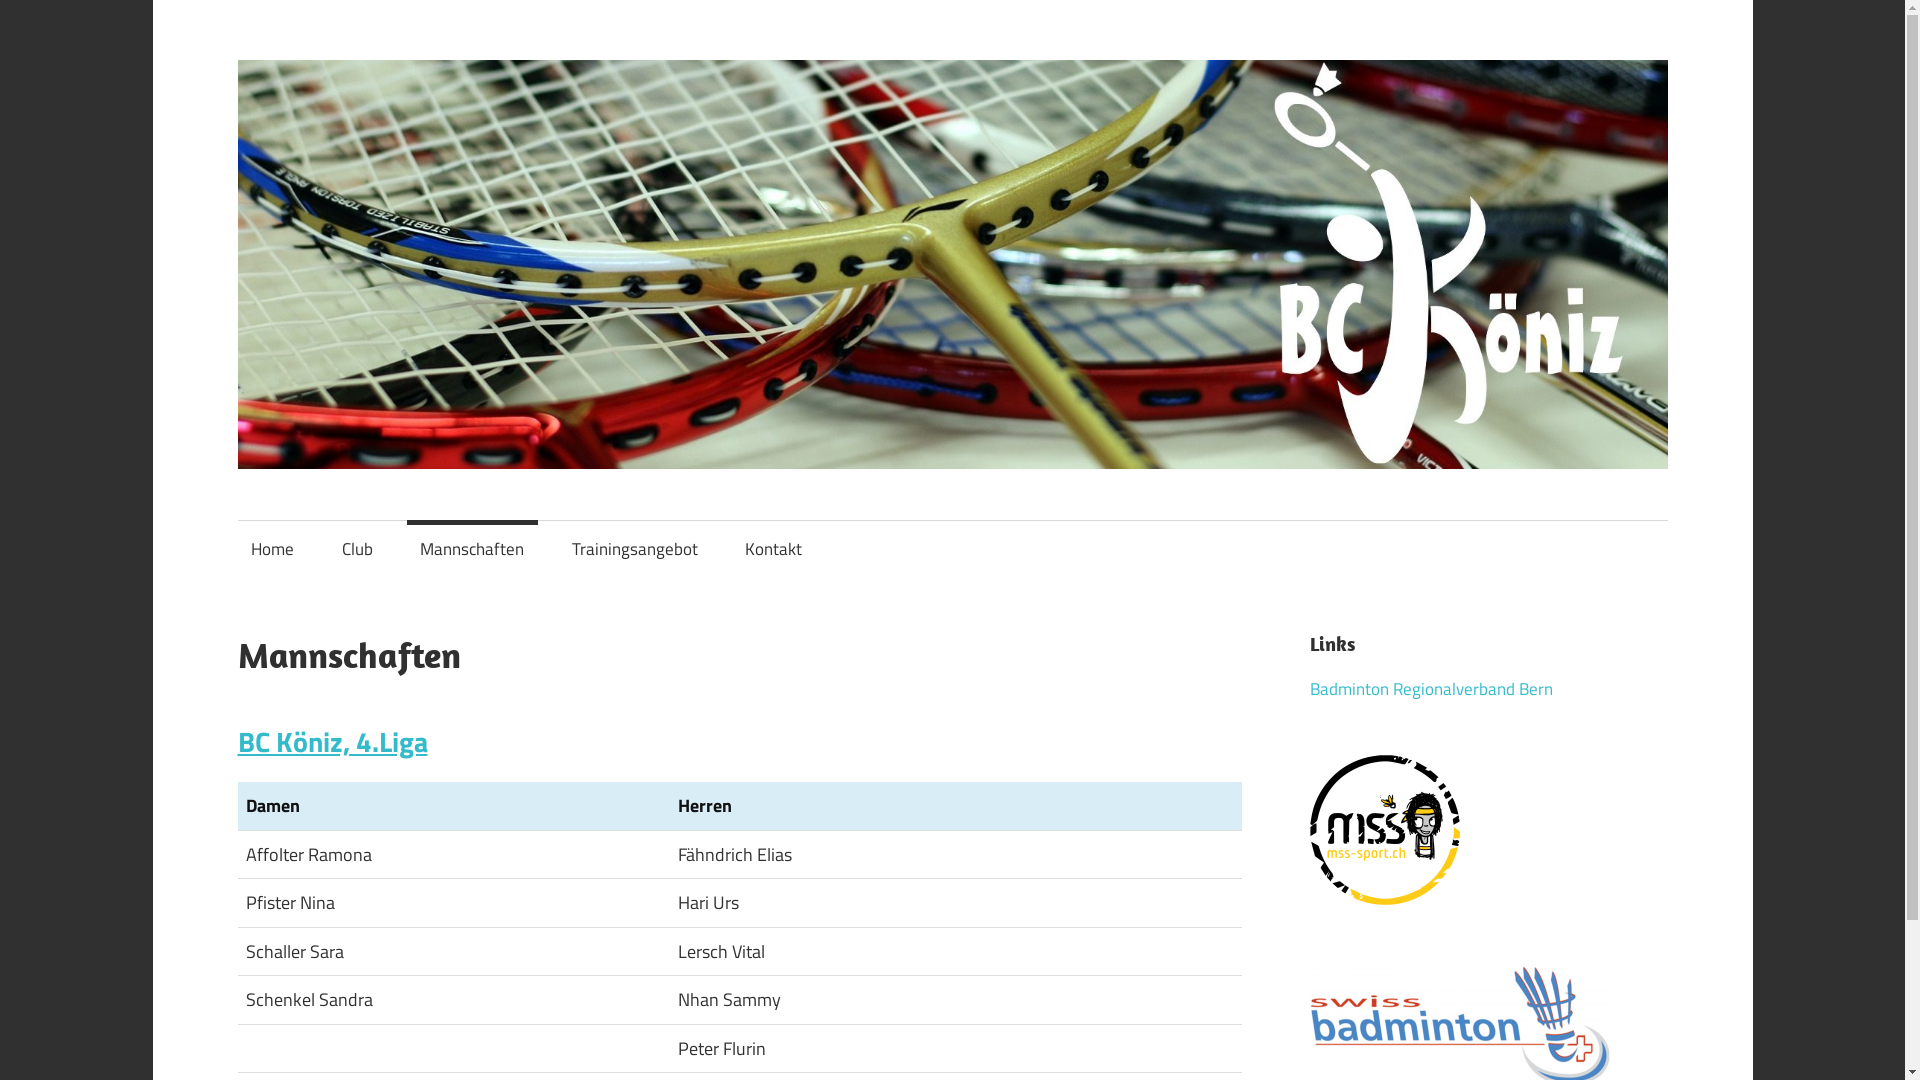  What do you see at coordinates (730, 549) in the screenshot?
I see `'Kontakt'` at bounding box center [730, 549].